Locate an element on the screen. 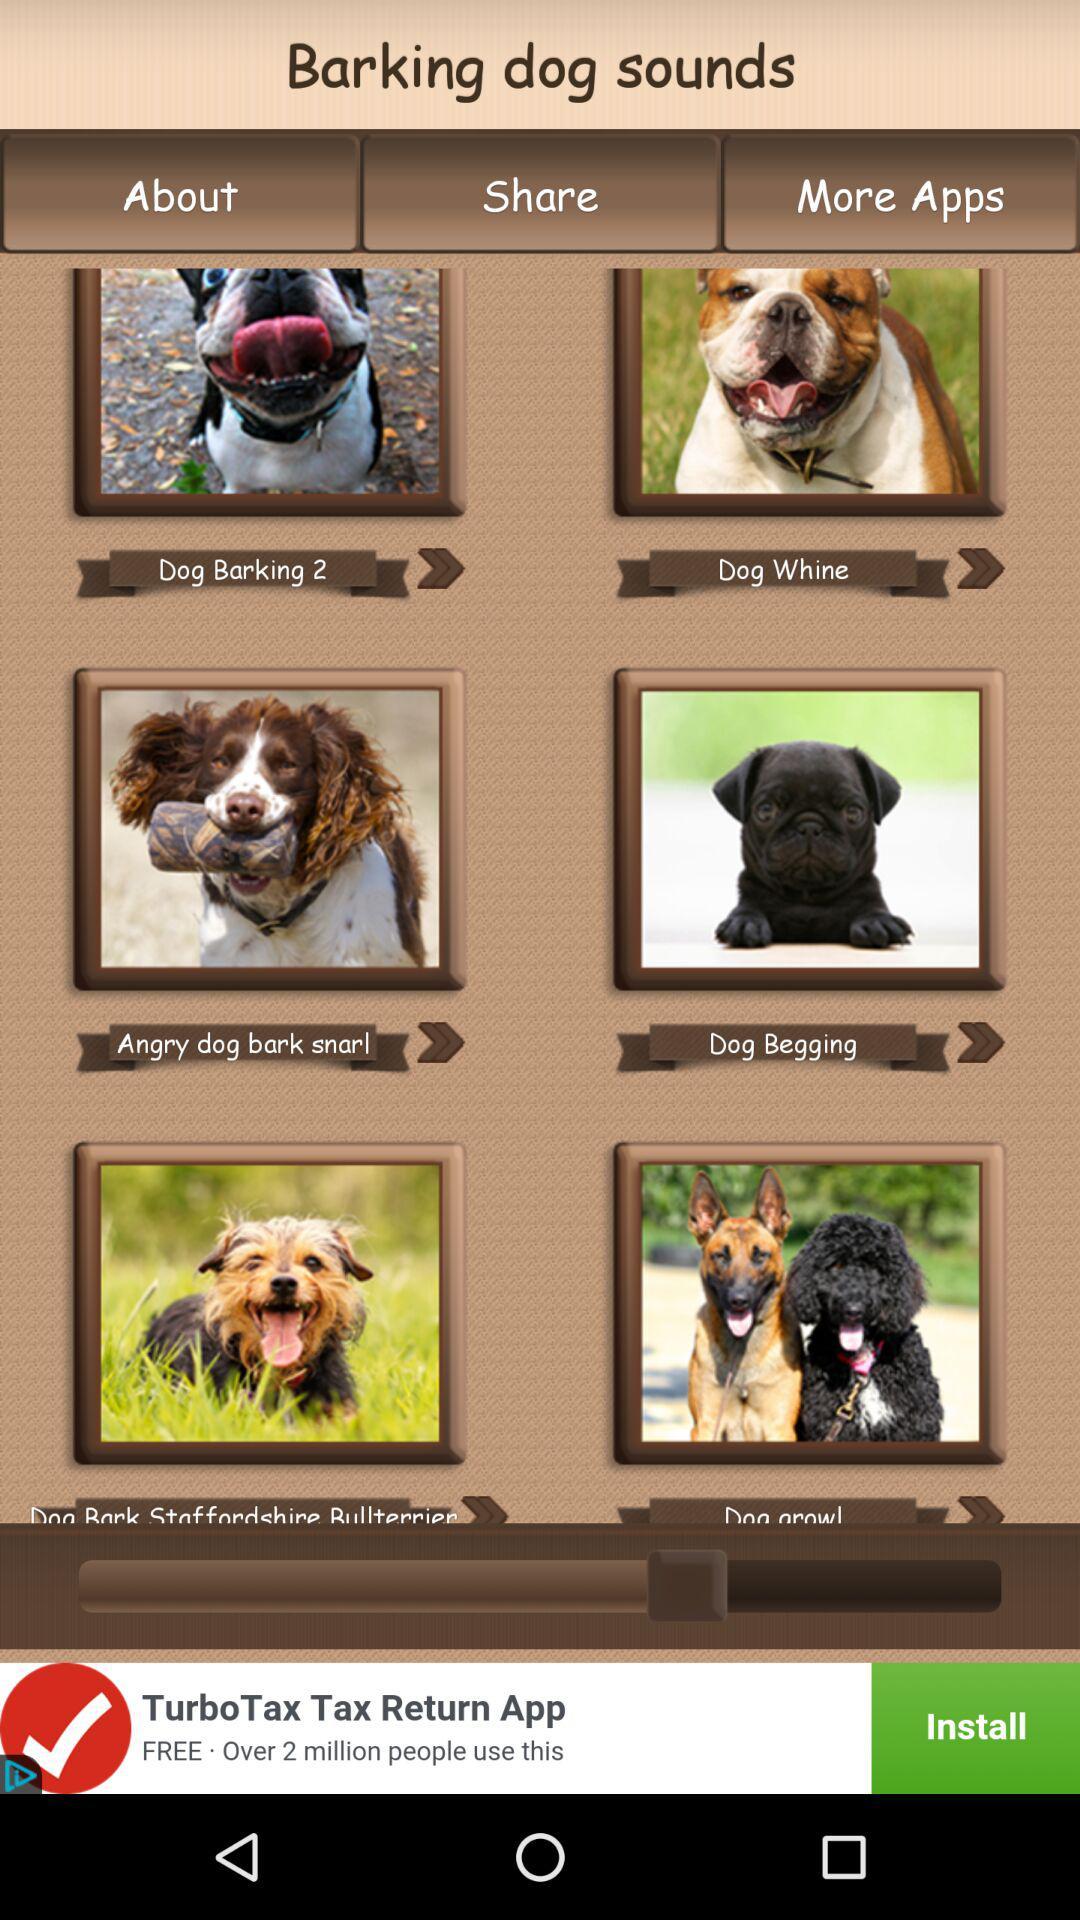 This screenshot has width=1080, height=1920. dog whine icon is located at coordinates (782, 567).